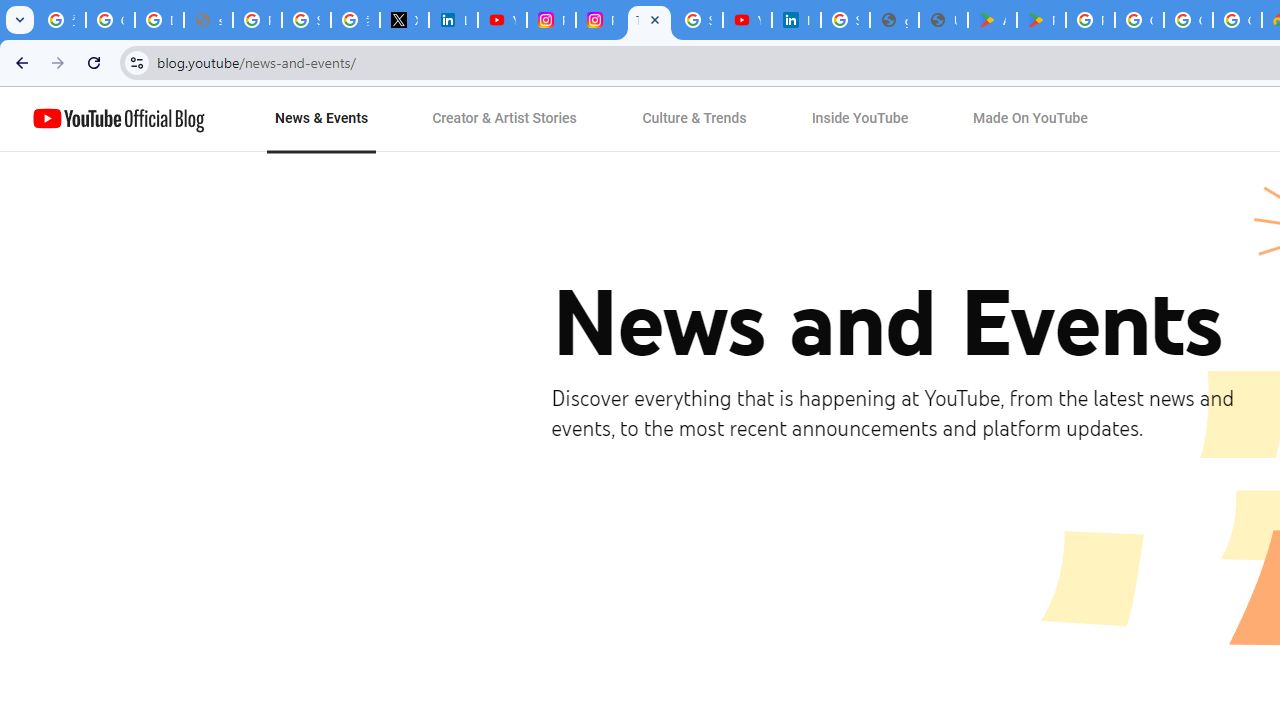 The width and height of the screenshot is (1280, 720). What do you see at coordinates (860, 119) in the screenshot?
I see `'Inside YouTube'` at bounding box center [860, 119].